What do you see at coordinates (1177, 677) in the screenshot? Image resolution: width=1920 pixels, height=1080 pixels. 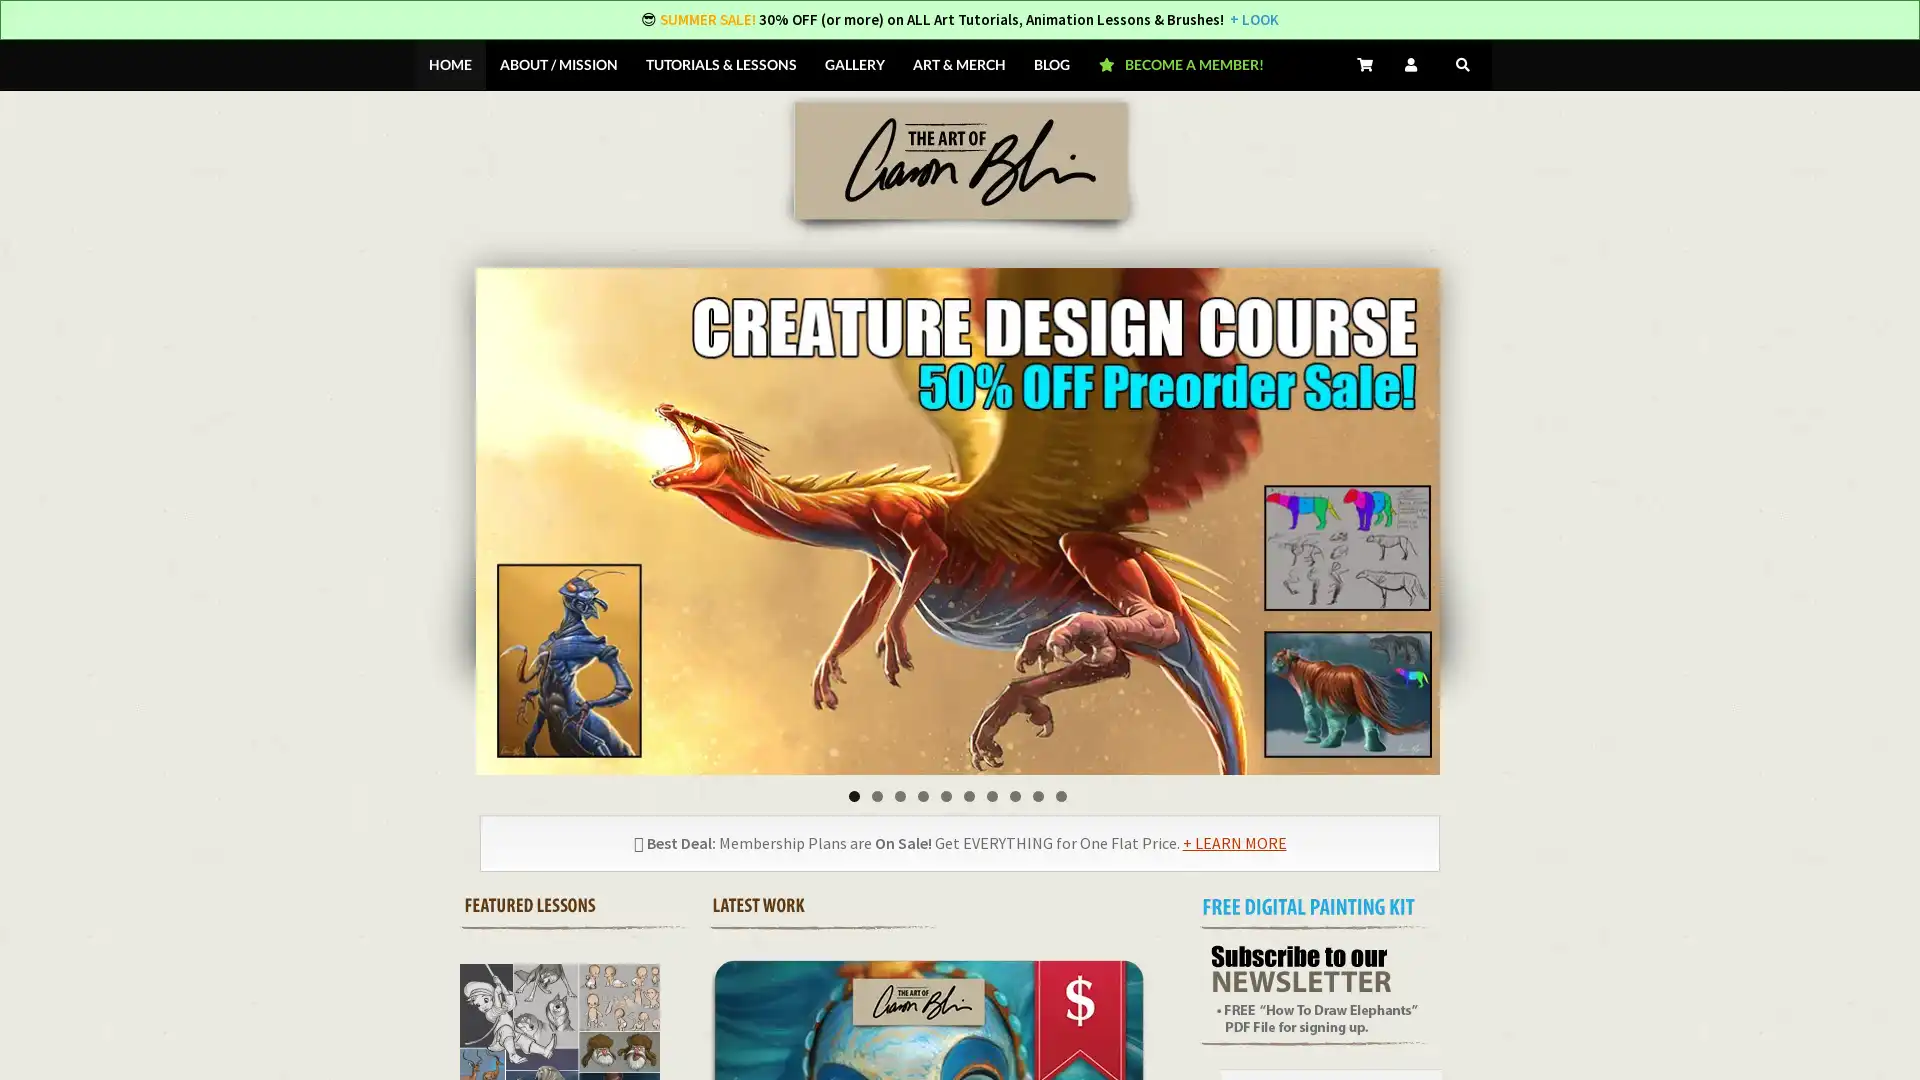 I see `SUBSCRIBE!` at bounding box center [1177, 677].